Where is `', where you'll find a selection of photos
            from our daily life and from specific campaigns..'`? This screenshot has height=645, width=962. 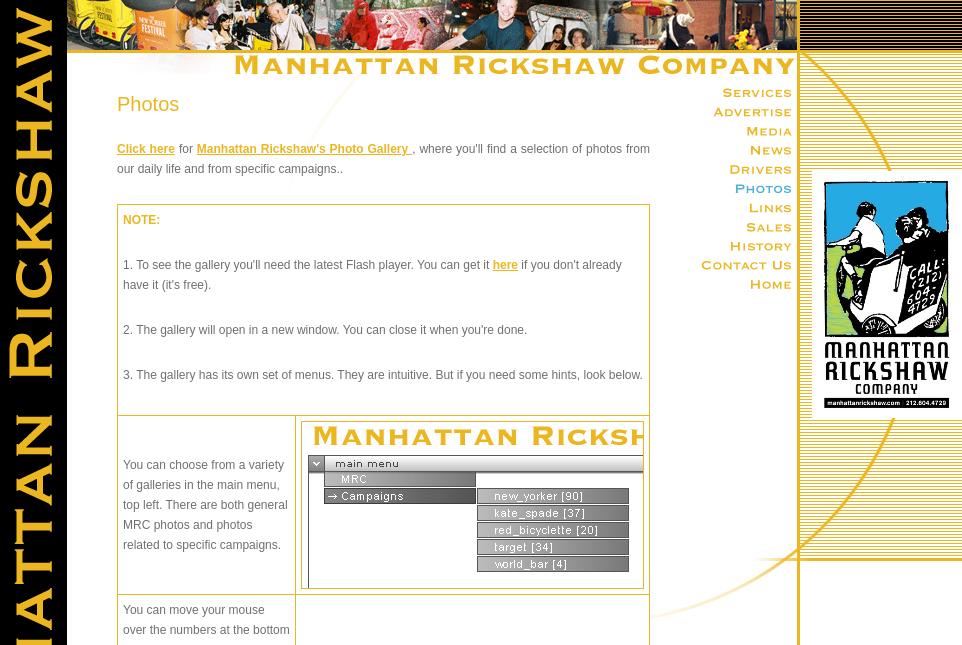 ', where you'll find a selection of photos
            from our daily life and from specific campaigns..' is located at coordinates (383, 157).